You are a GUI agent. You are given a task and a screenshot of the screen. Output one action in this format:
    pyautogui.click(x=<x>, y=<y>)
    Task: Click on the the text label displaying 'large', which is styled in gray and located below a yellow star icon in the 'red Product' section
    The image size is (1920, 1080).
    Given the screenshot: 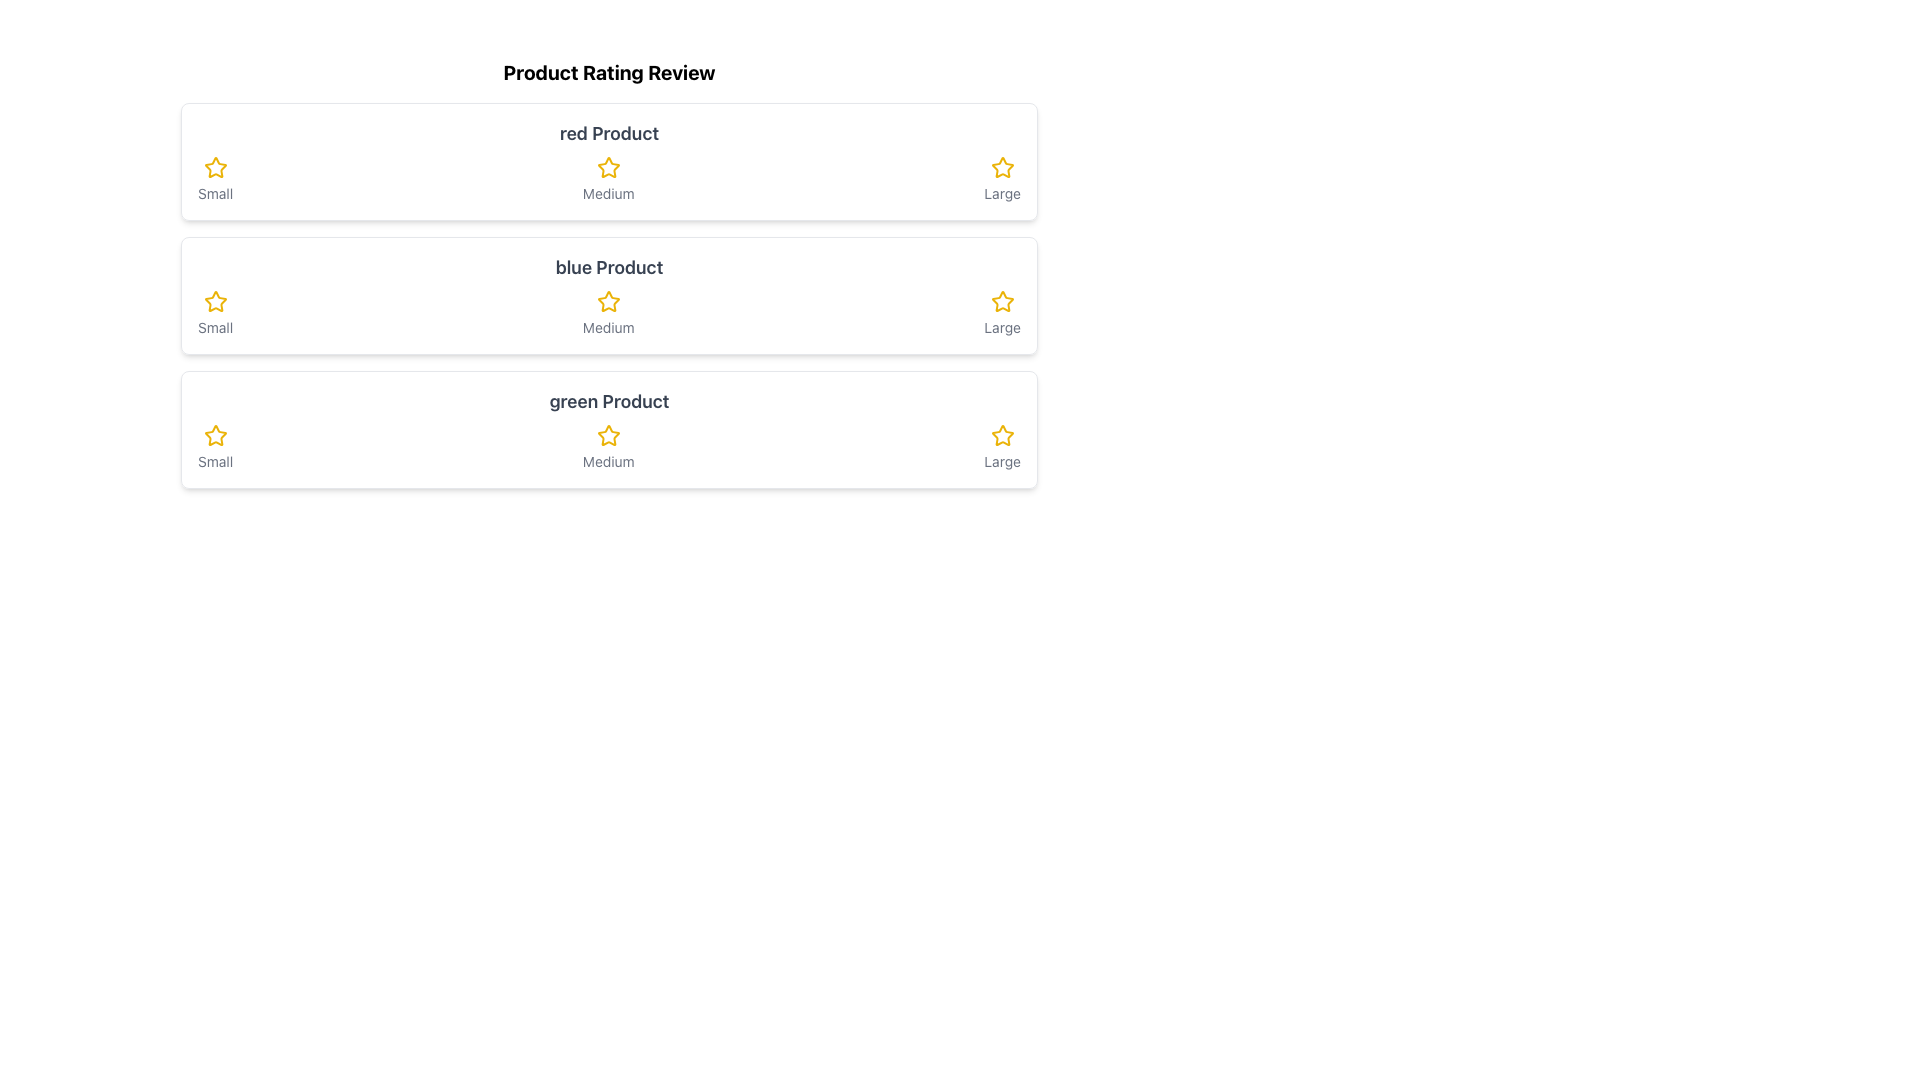 What is the action you would take?
    pyautogui.click(x=1002, y=193)
    